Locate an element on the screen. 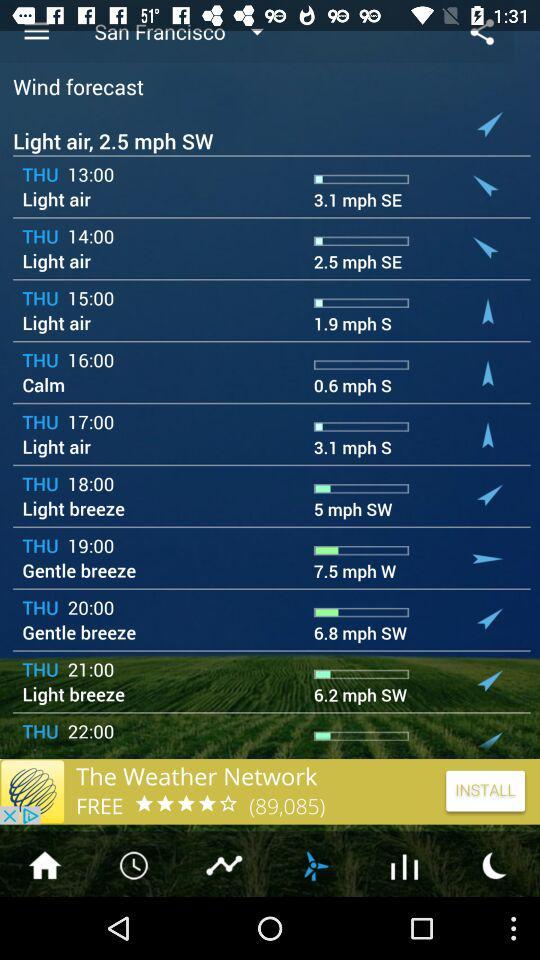 Image resolution: width=540 pixels, height=960 pixels. the weather icon is located at coordinates (314, 925).